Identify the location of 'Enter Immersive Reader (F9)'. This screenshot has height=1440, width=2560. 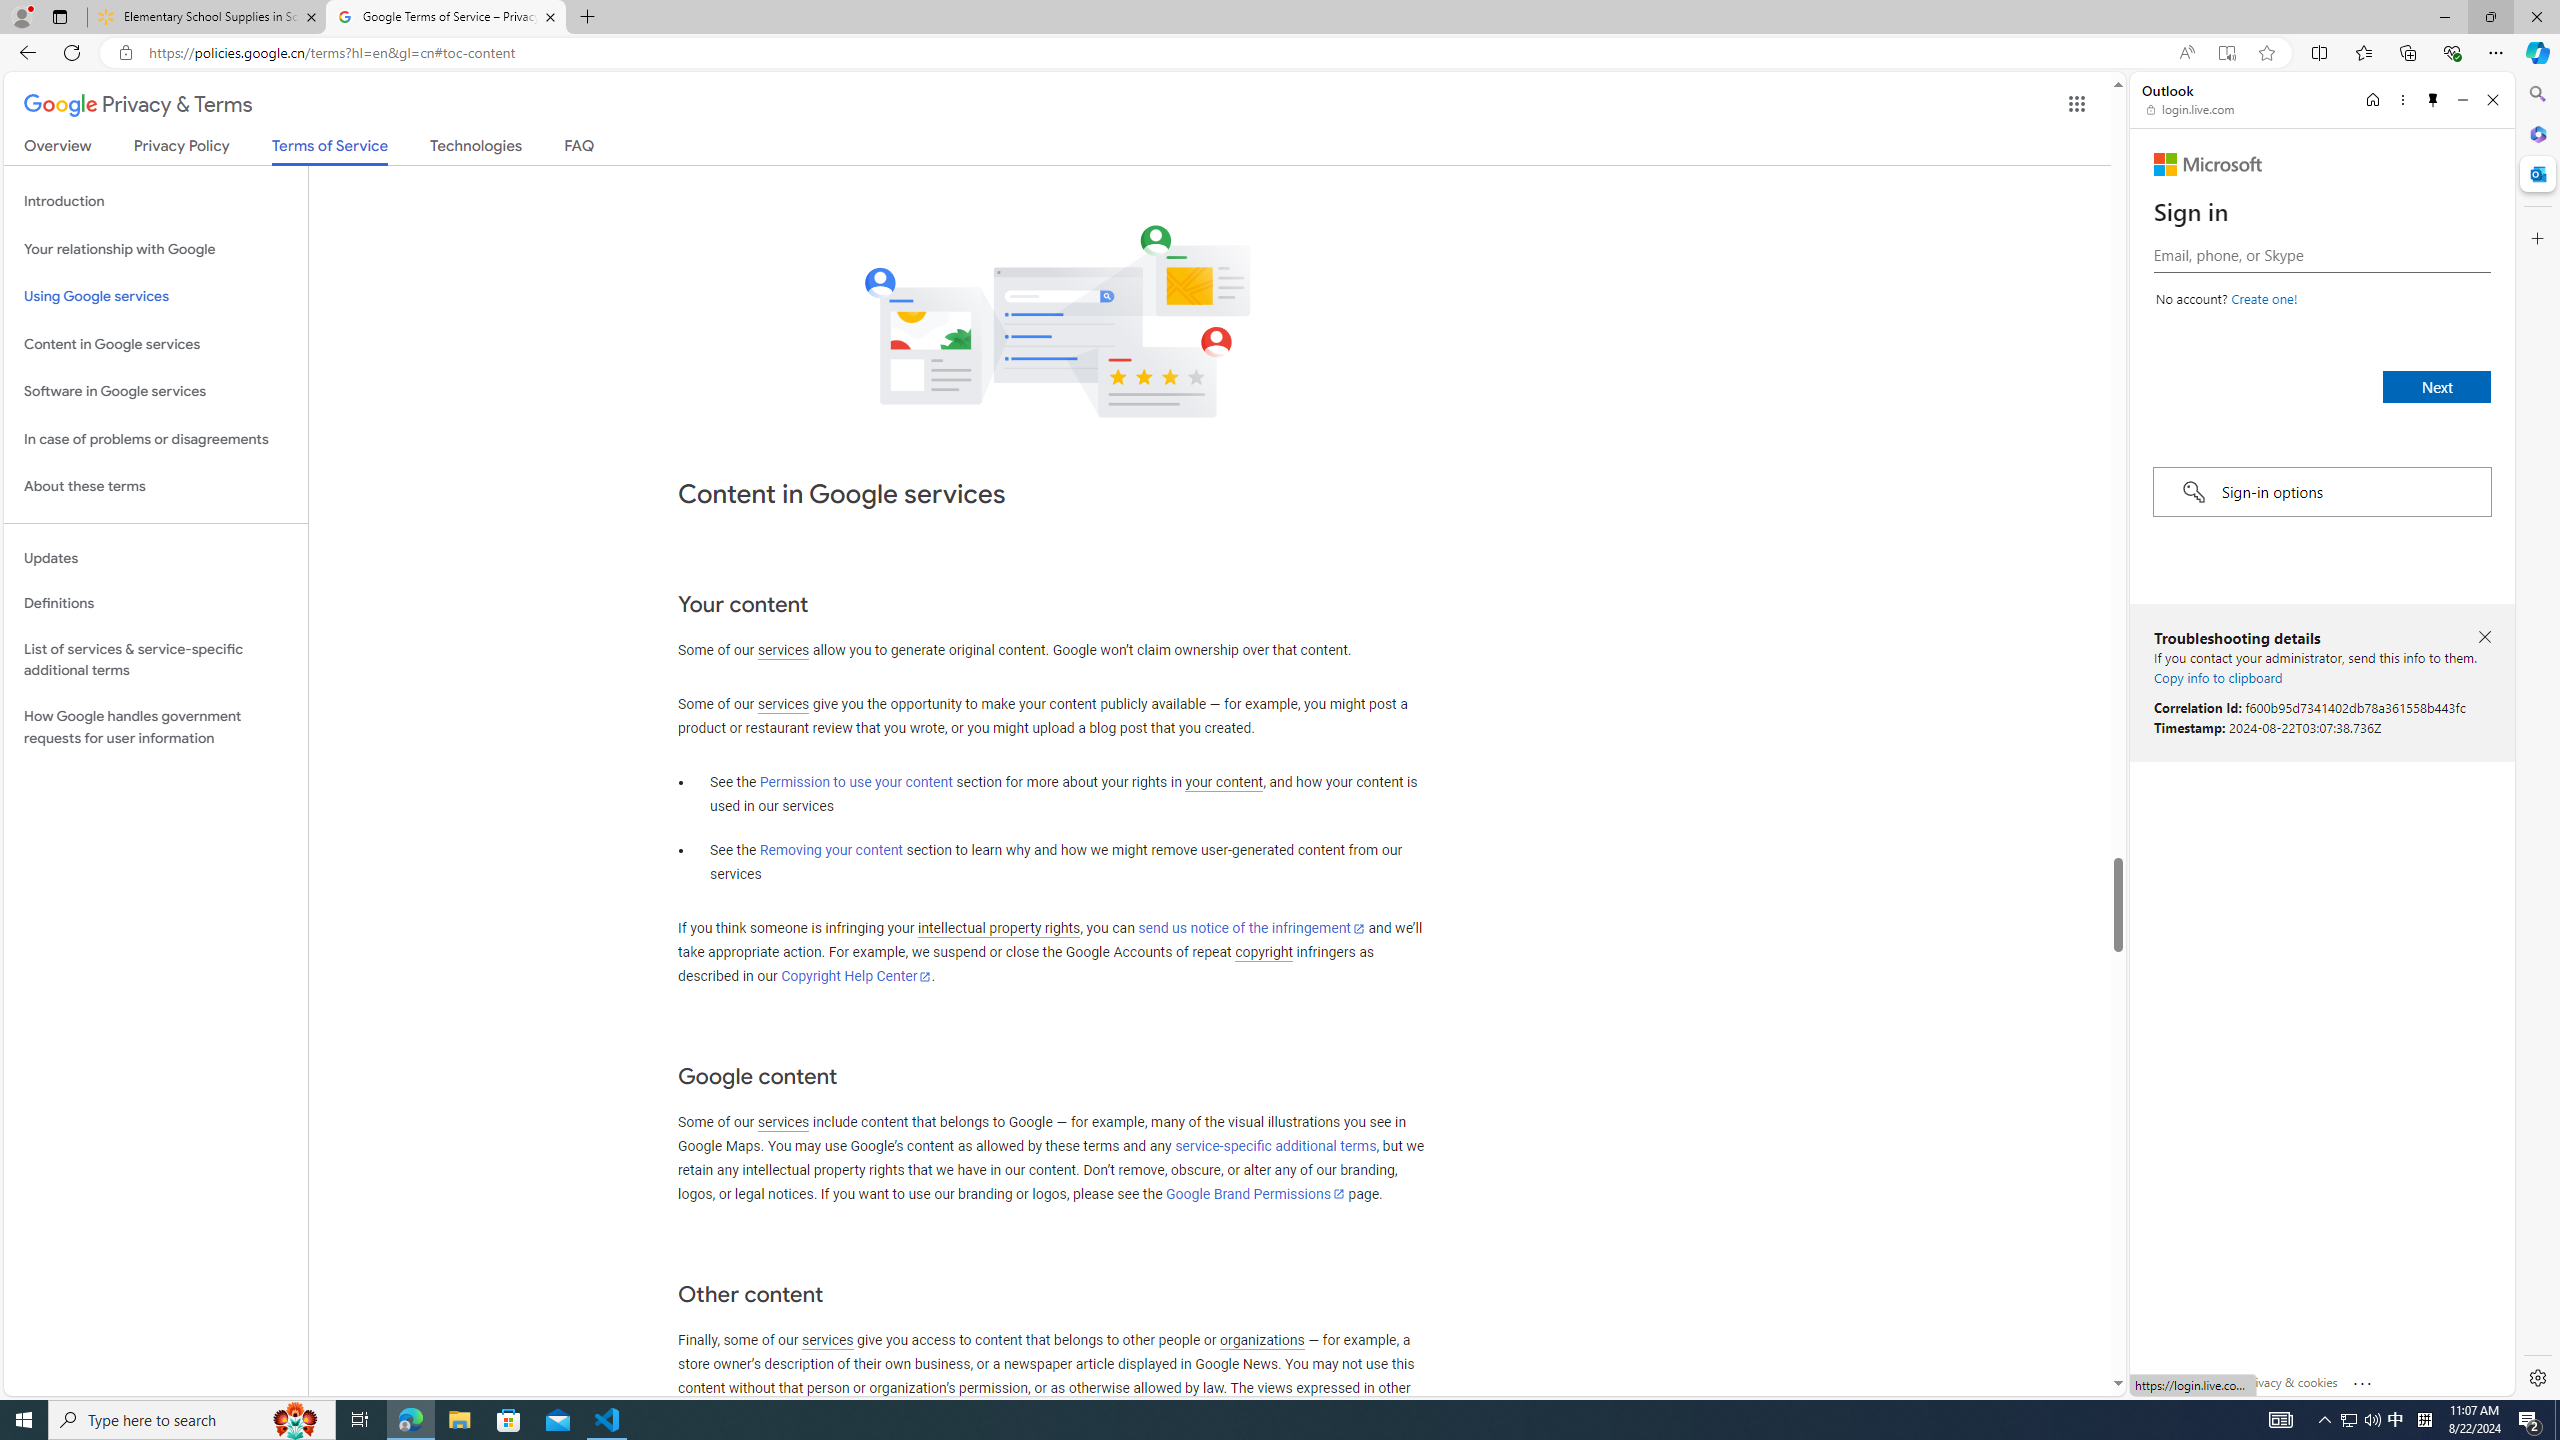
(2226, 53).